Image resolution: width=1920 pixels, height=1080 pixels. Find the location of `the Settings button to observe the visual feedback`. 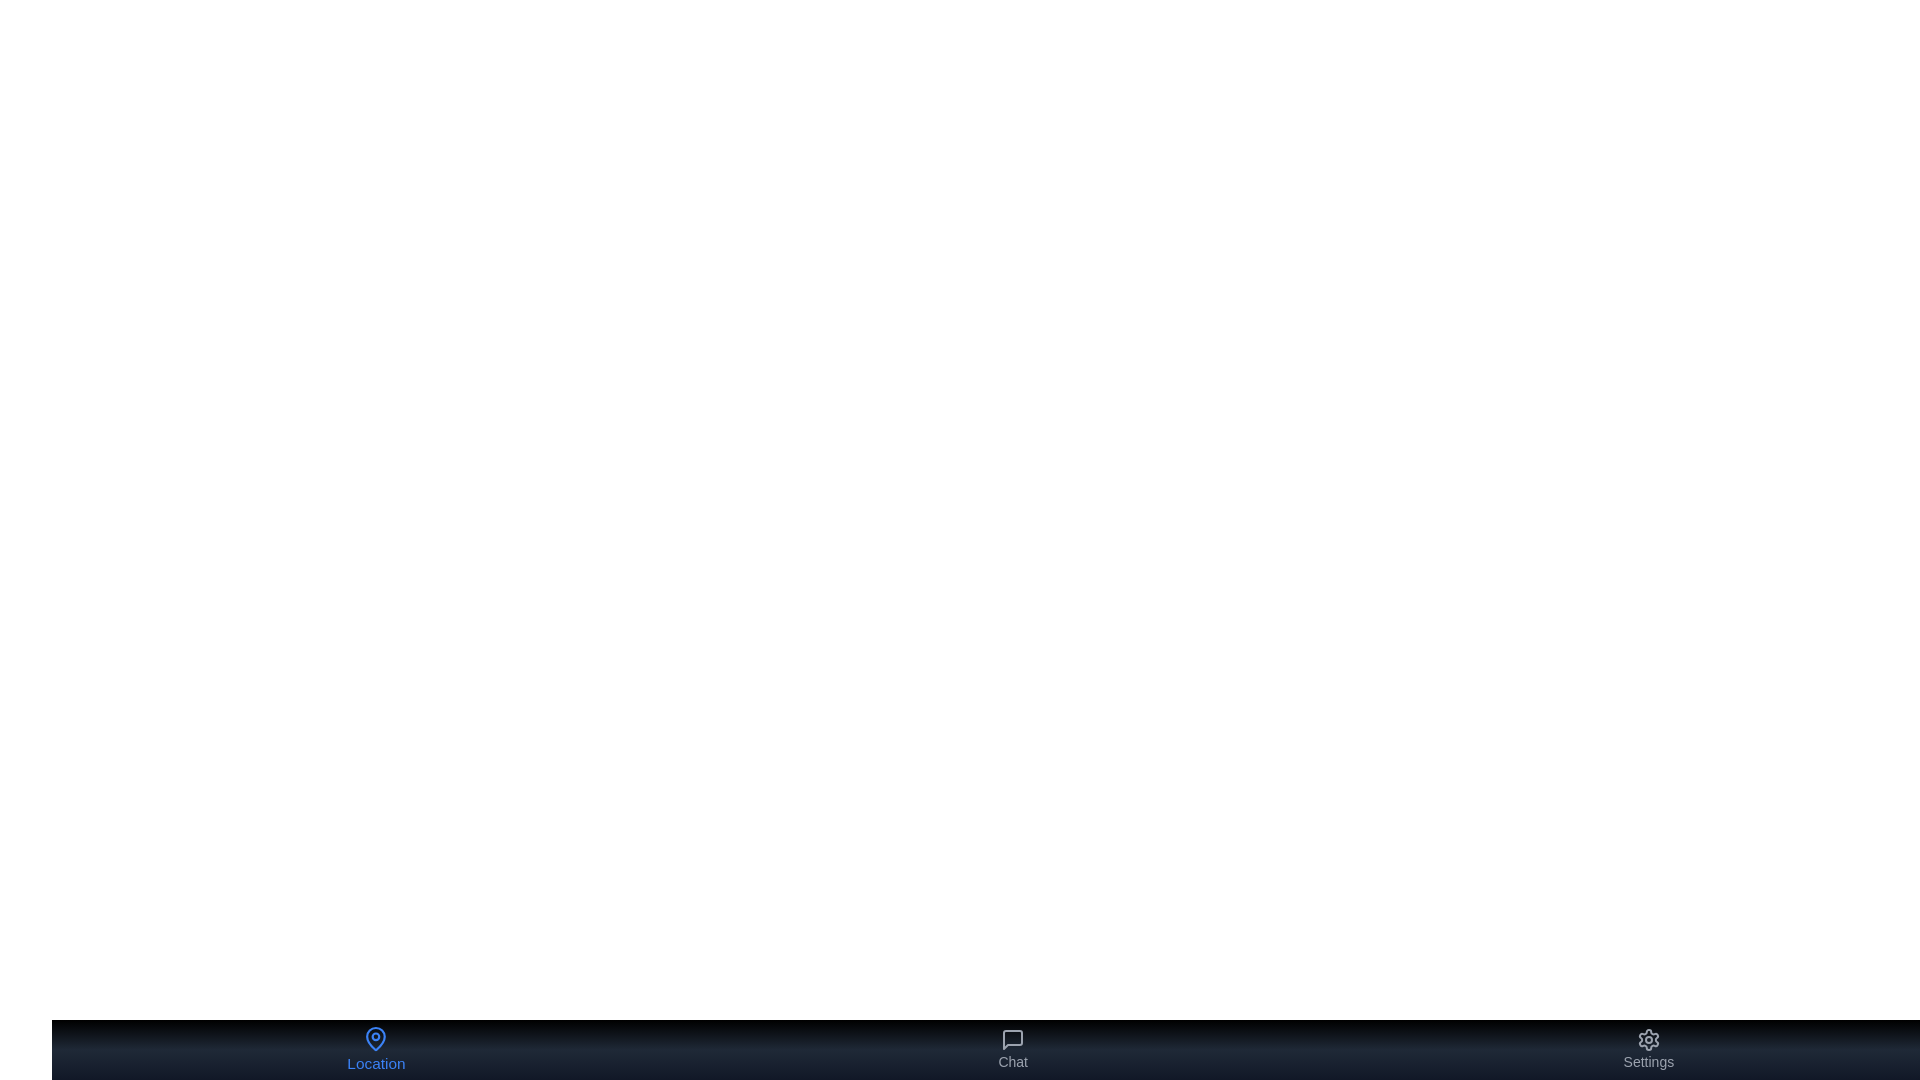

the Settings button to observe the visual feedback is located at coordinates (1649, 1048).